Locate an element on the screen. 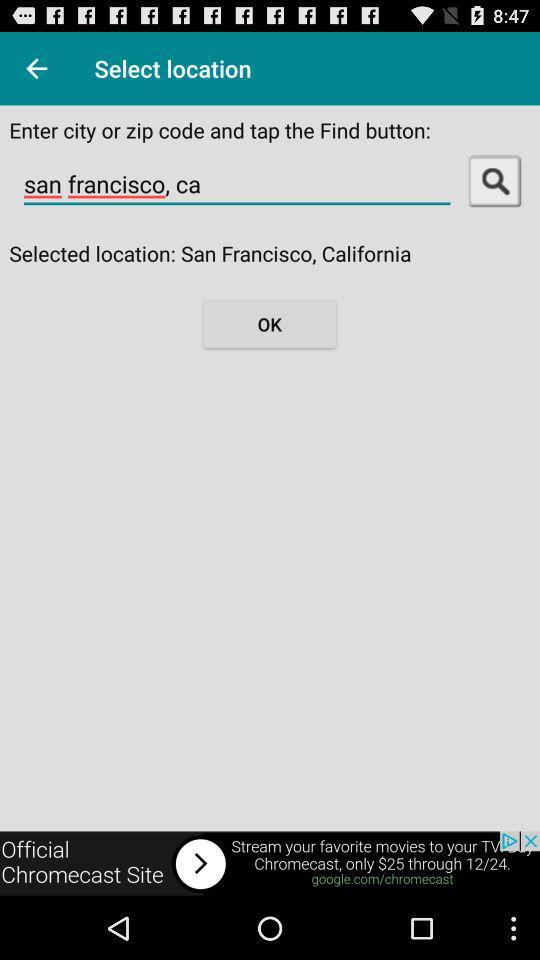  search on the app is located at coordinates (494, 179).